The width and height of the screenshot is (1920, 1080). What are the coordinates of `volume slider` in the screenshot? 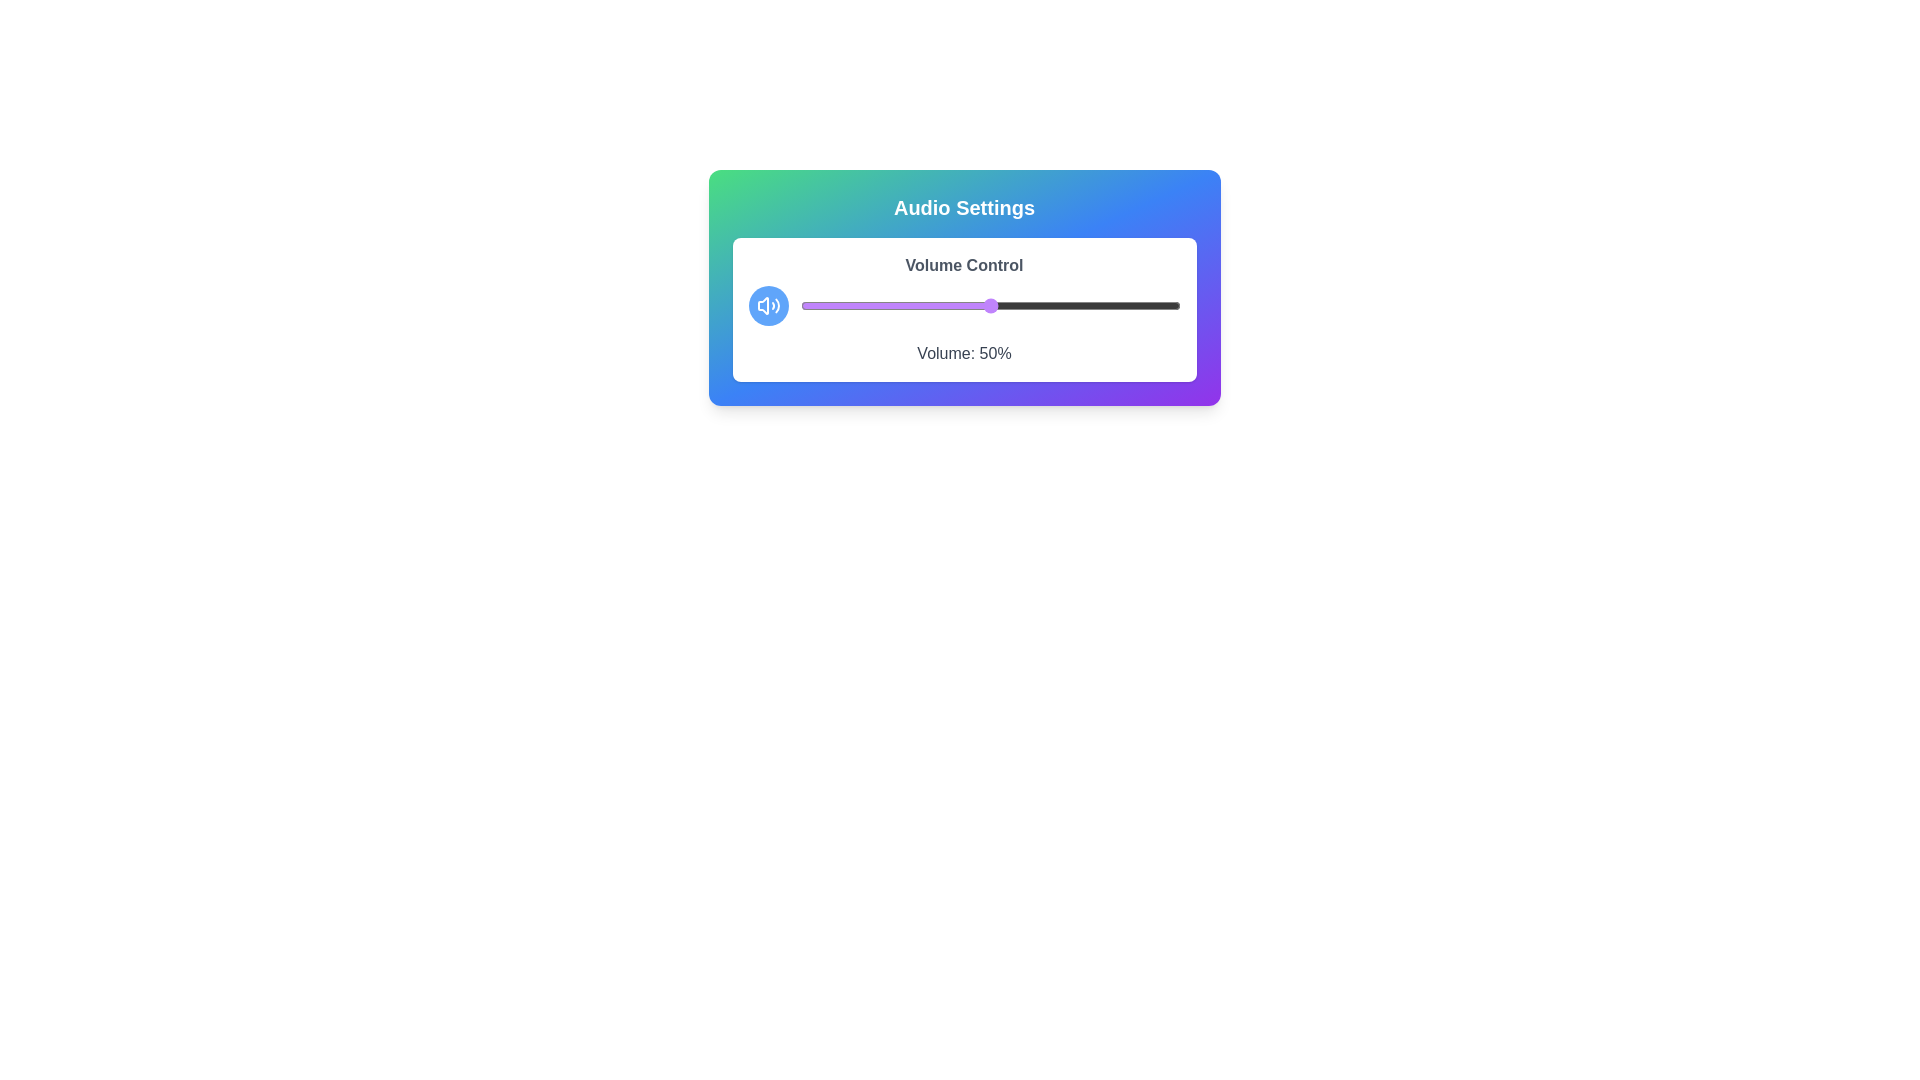 It's located at (960, 305).